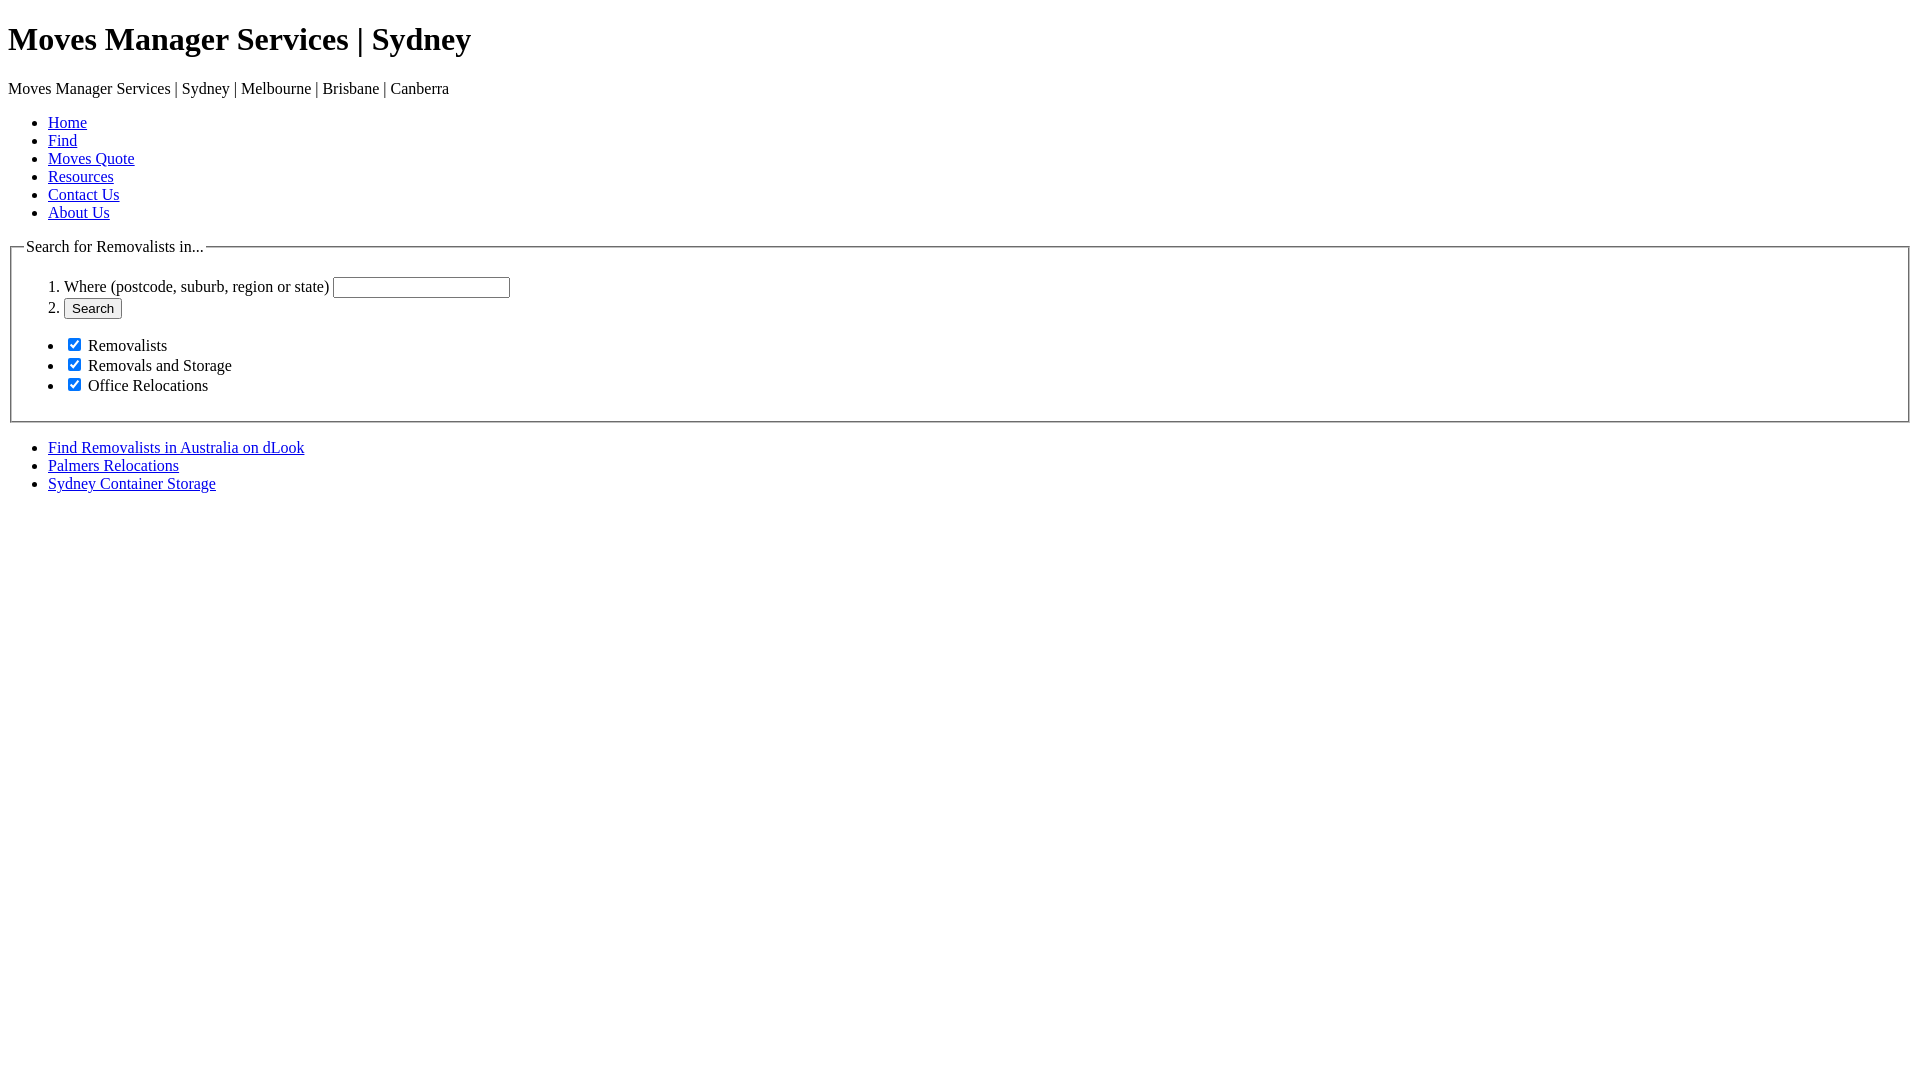 The height and width of the screenshot is (1080, 1920). I want to click on 'Where - postcode or suburb.', so click(420, 287).